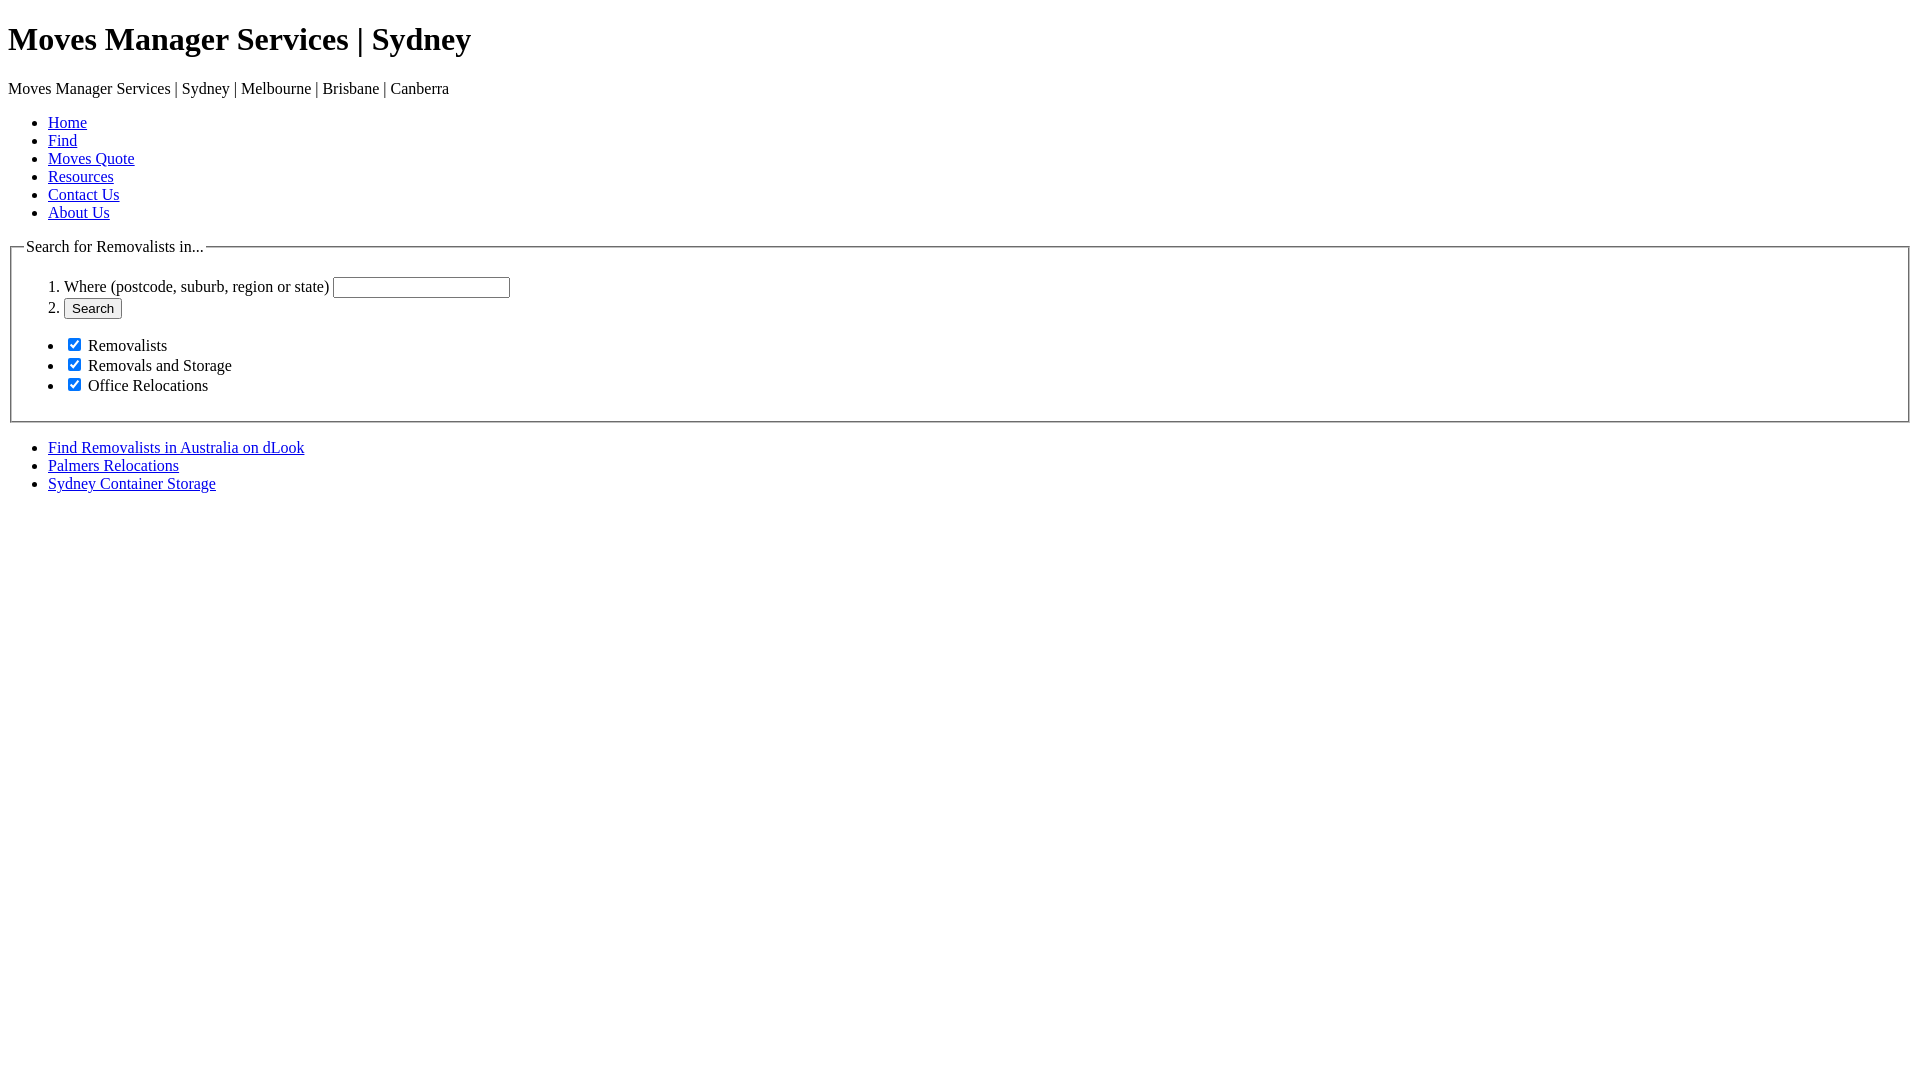 The height and width of the screenshot is (1080, 1920). I want to click on 'Where - postcode or suburb.', so click(420, 287).